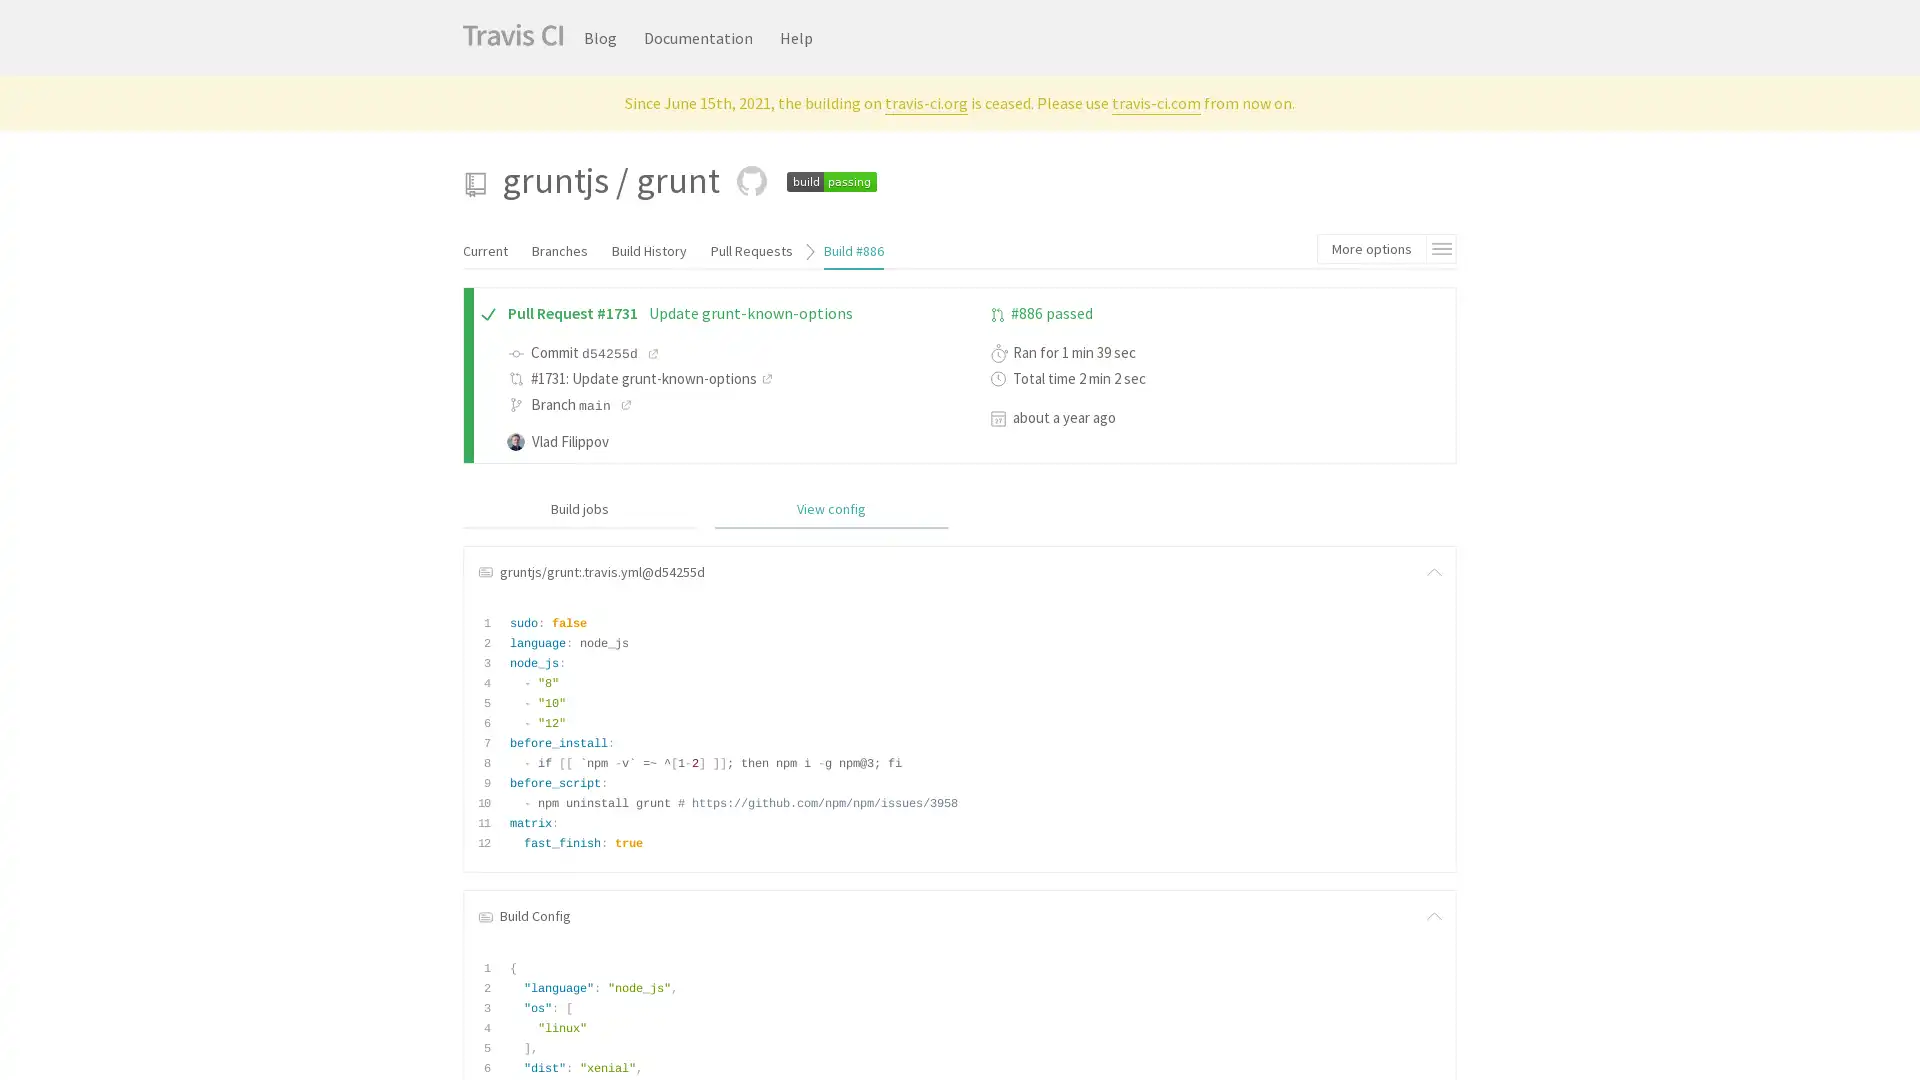 This screenshot has height=1080, width=1920. What do you see at coordinates (1386, 246) in the screenshot?
I see `More options` at bounding box center [1386, 246].